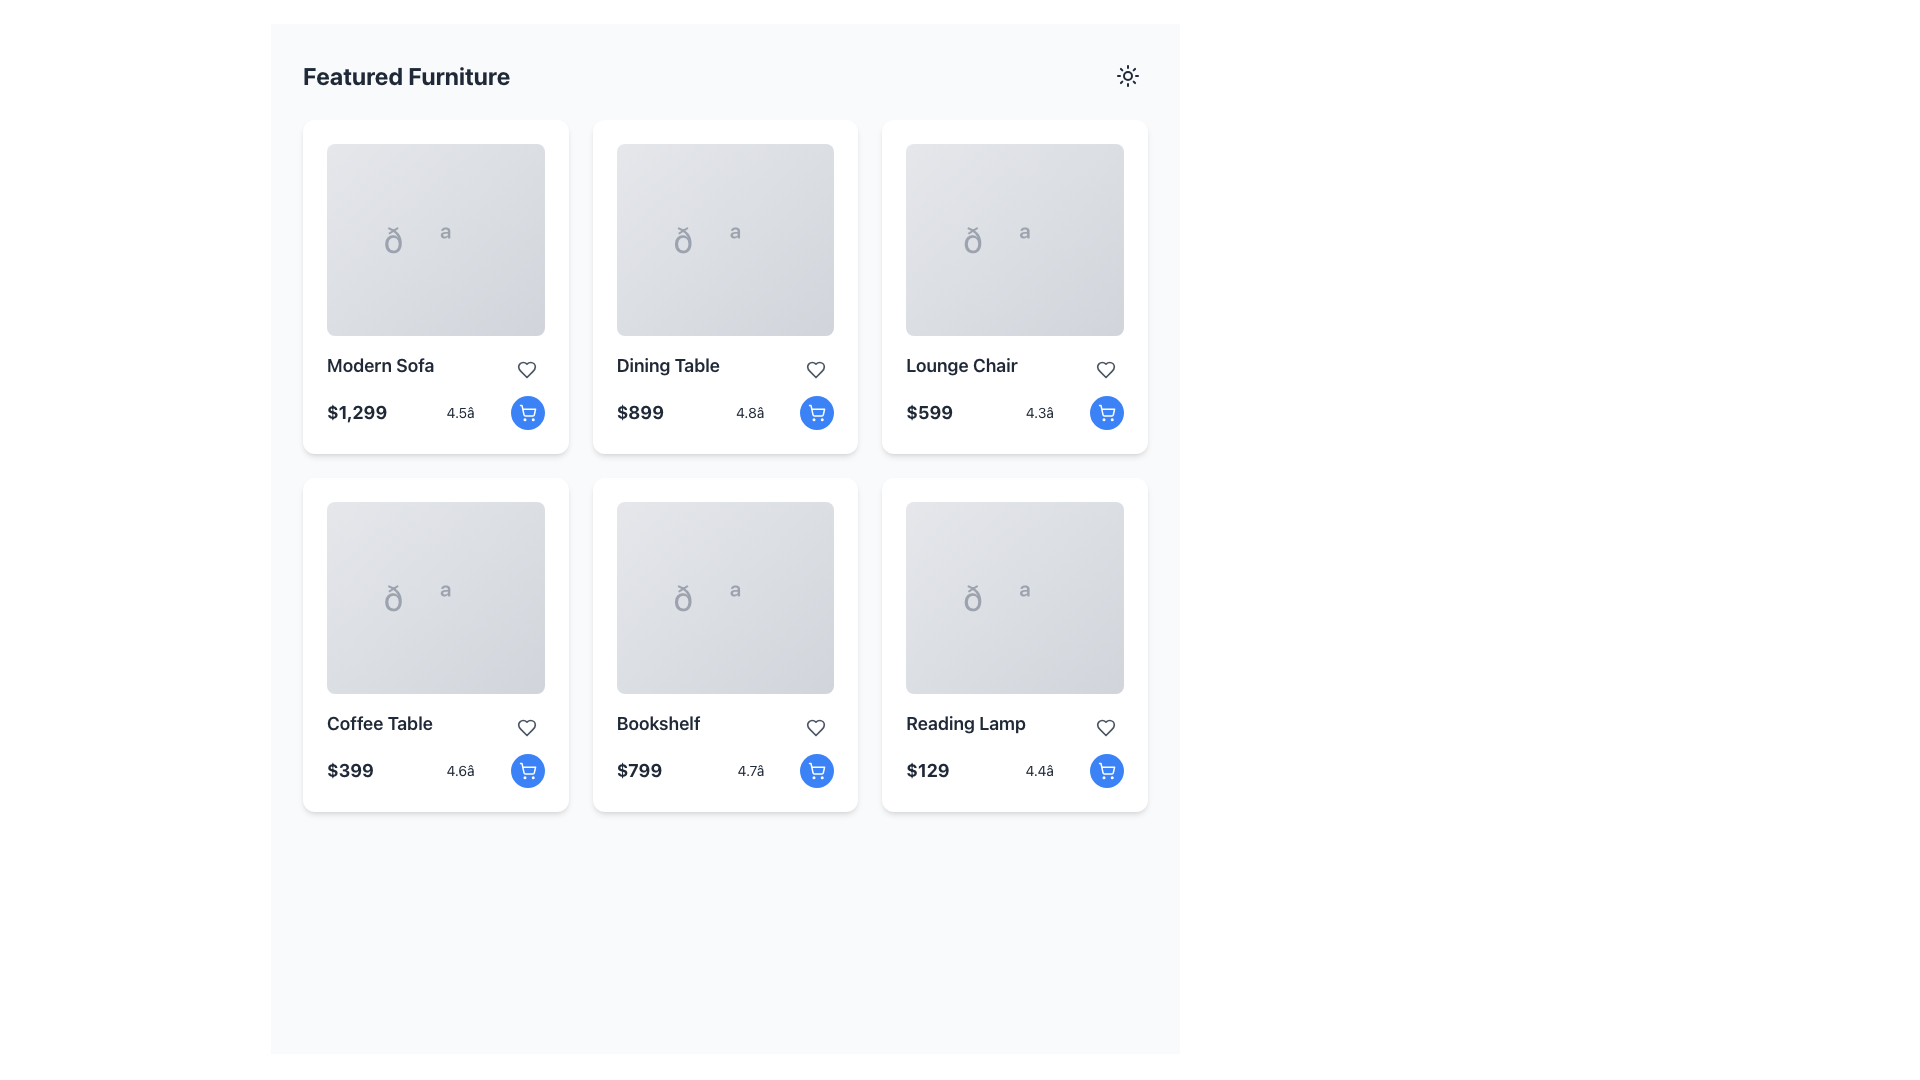 The width and height of the screenshot is (1920, 1080). What do you see at coordinates (1128, 75) in the screenshot?
I see `the sun icon in the top-right corner of the interface` at bounding box center [1128, 75].